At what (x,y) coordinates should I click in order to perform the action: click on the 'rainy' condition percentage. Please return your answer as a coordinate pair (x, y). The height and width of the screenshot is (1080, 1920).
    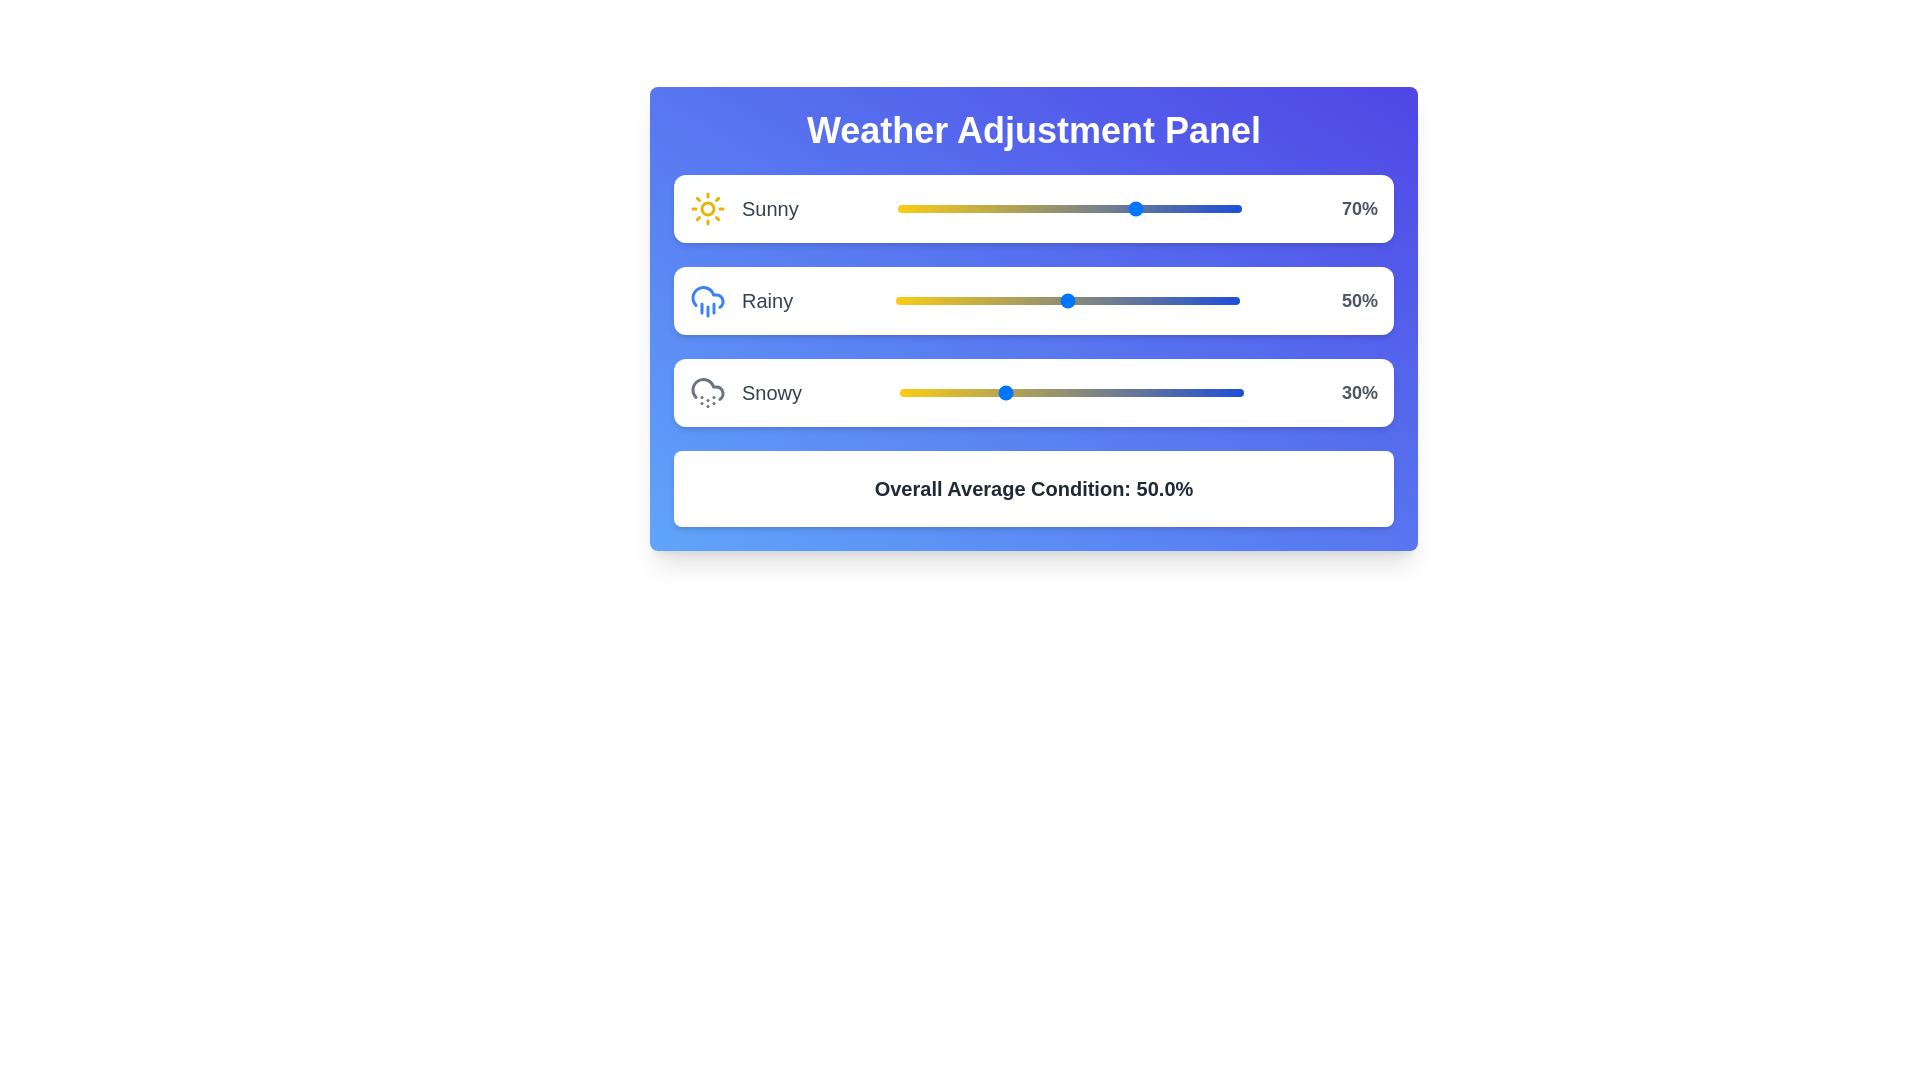
    Looking at the image, I should click on (953, 300).